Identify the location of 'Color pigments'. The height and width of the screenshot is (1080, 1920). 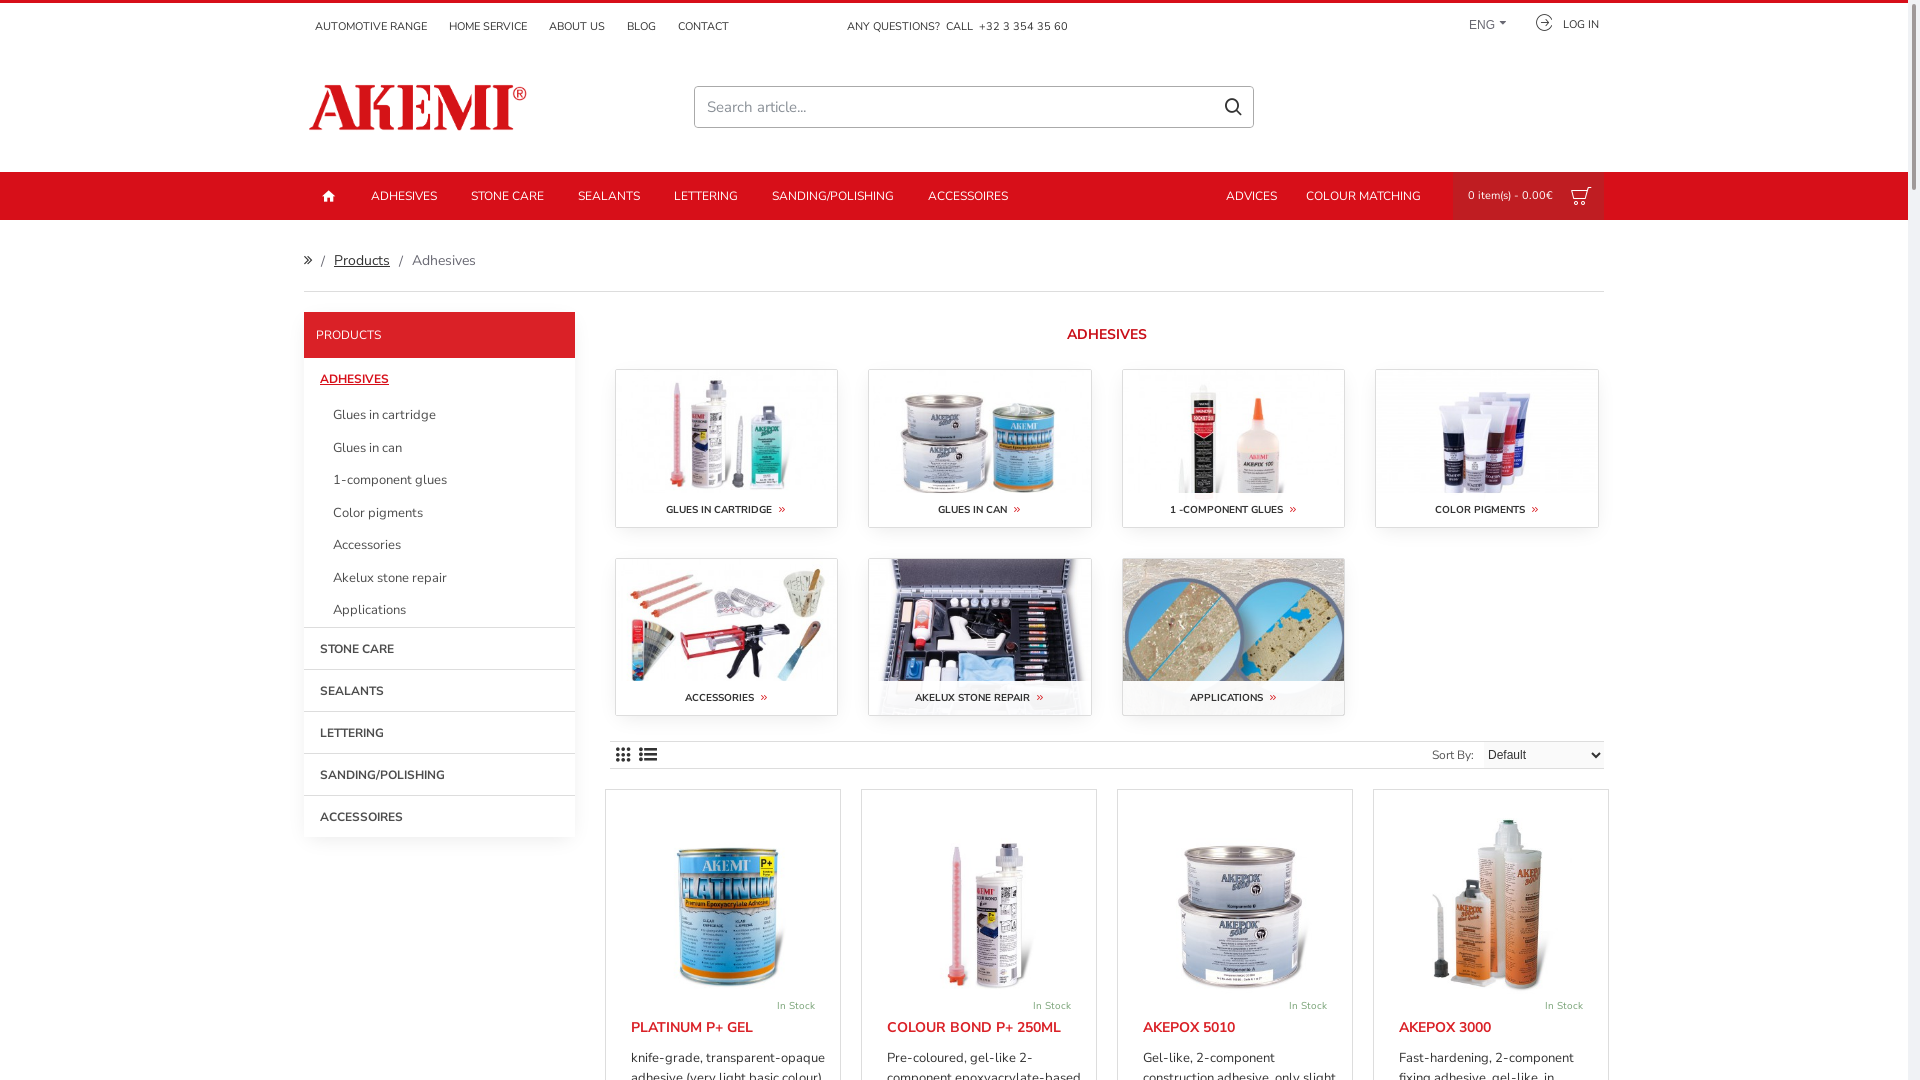
(438, 511).